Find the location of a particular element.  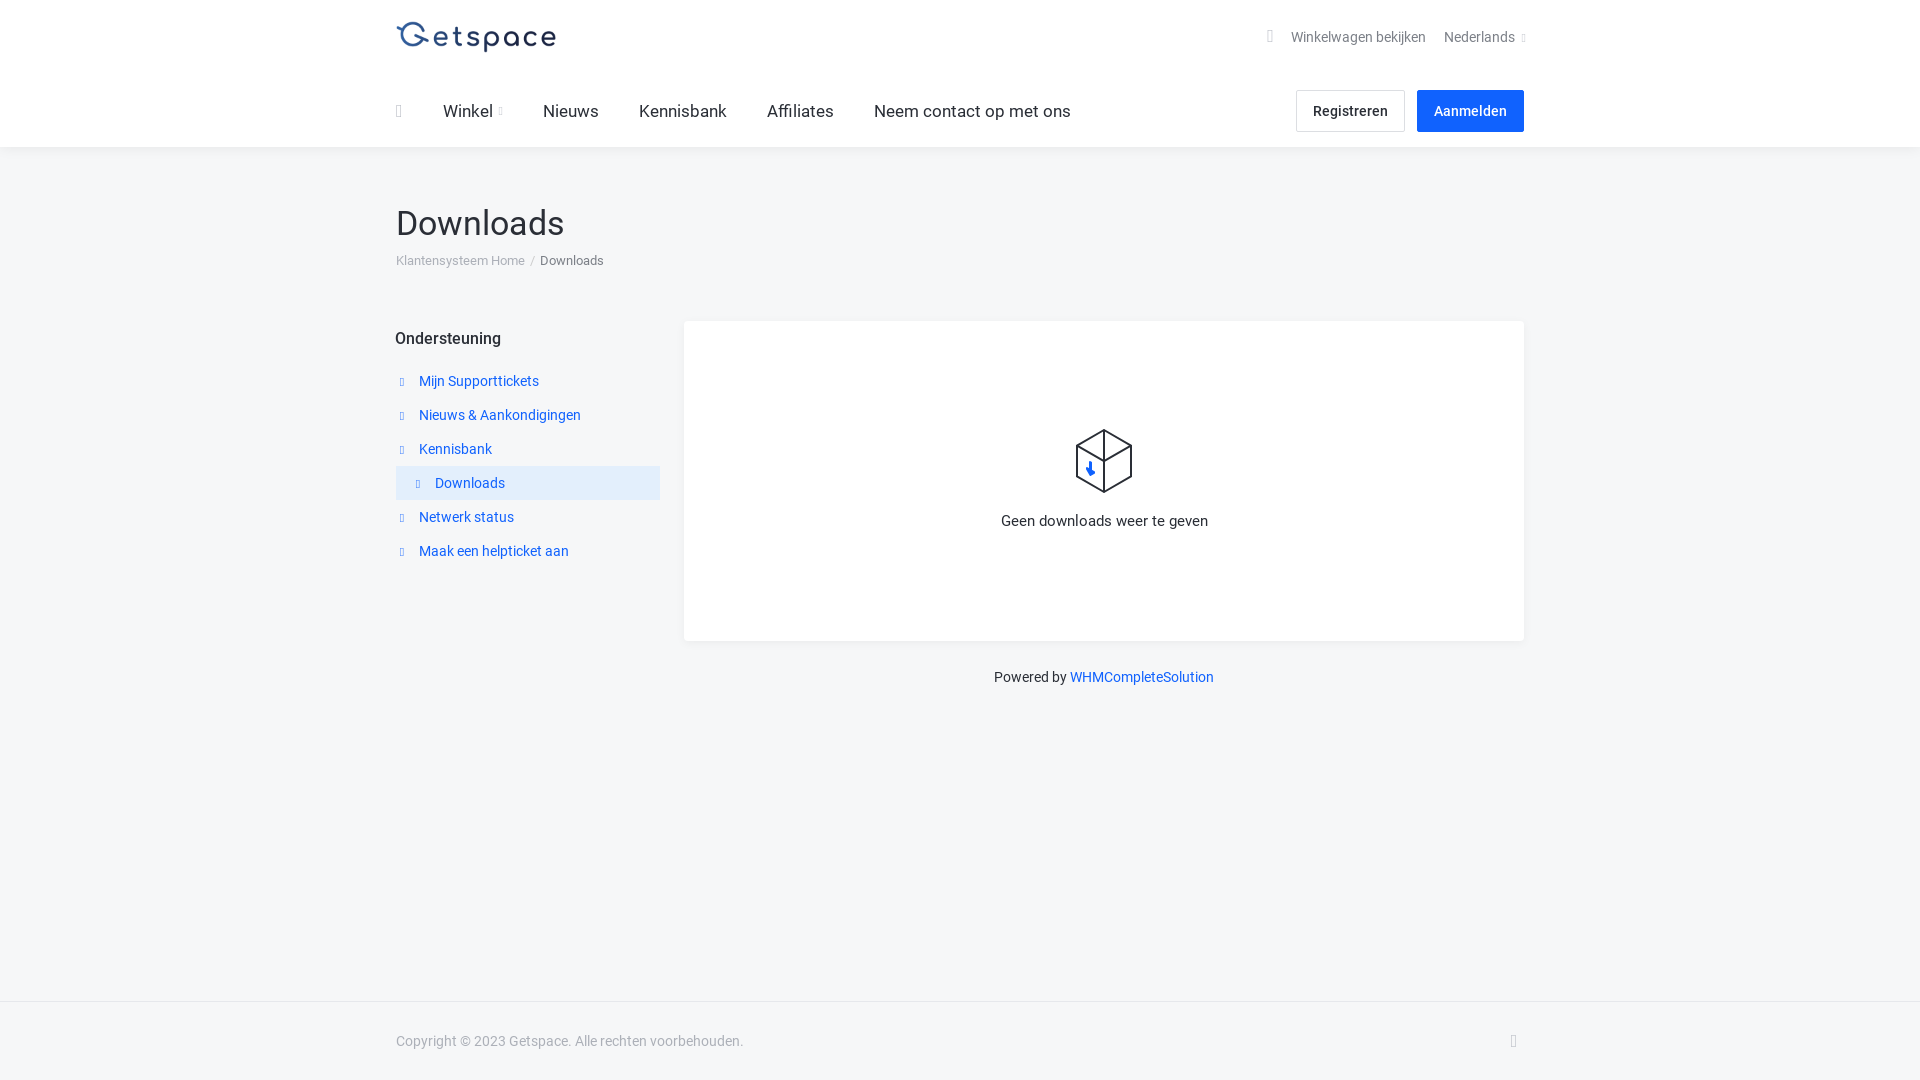

'Nieuws & Aankondigingen' is located at coordinates (528, 414).